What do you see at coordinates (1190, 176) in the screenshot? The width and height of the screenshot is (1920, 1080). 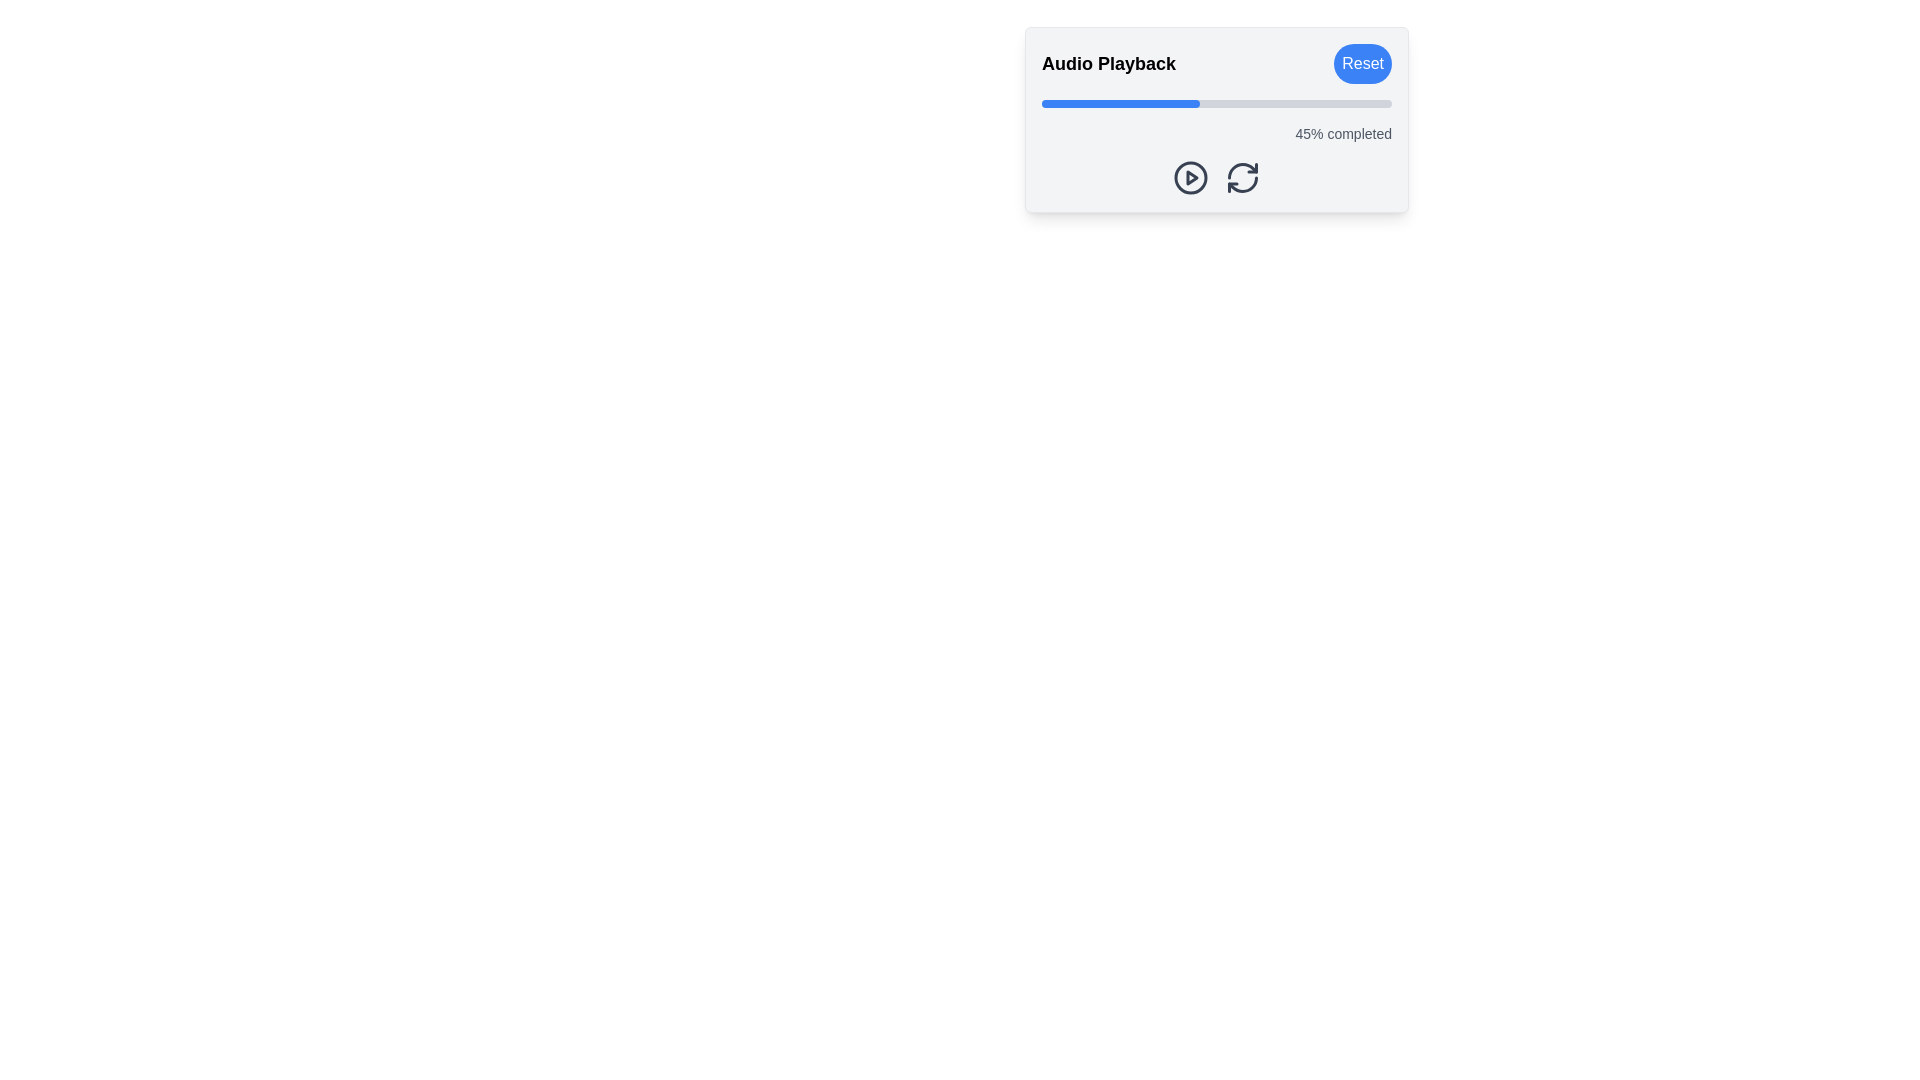 I see `the decorative circle element that serves as the outer boundary of the 'play' button located within the 'Audio Playback' control panel area` at bounding box center [1190, 176].